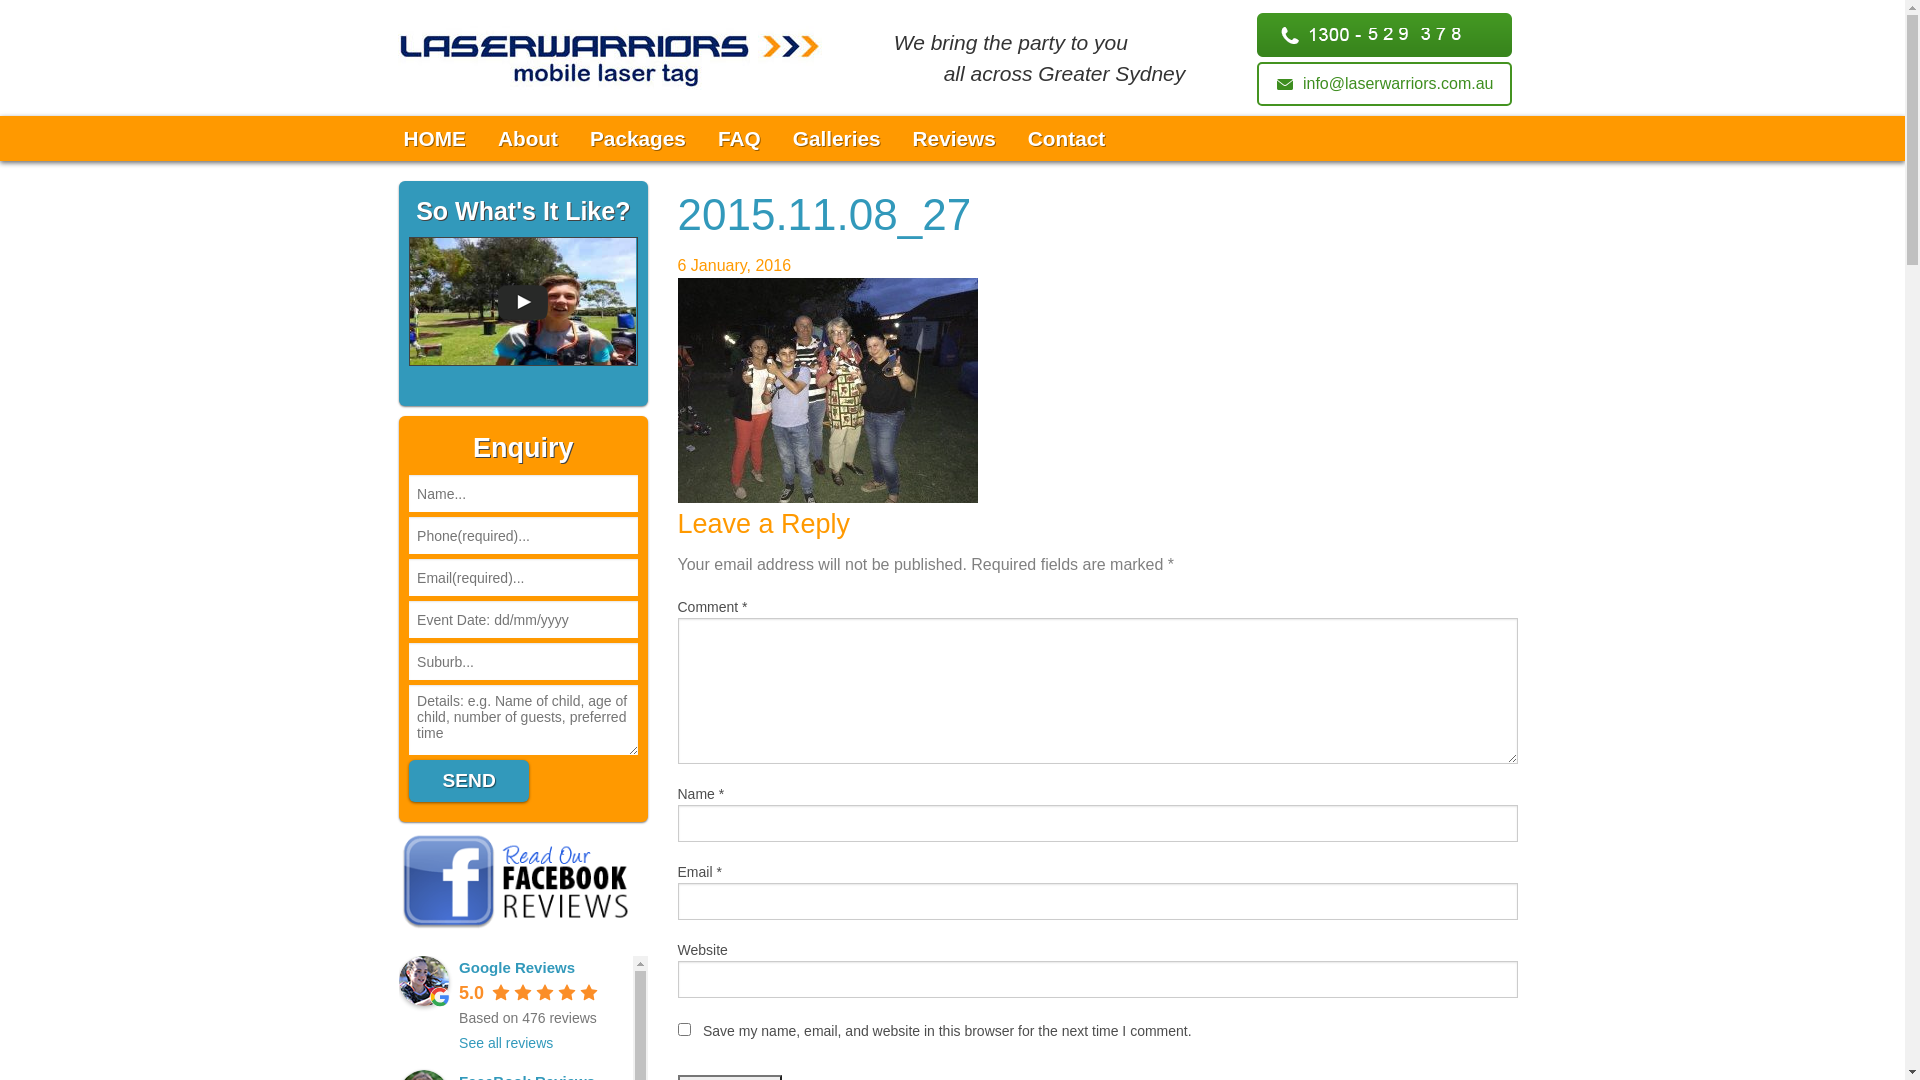  What do you see at coordinates (701, 137) in the screenshot?
I see `'FAQ'` at bounding box center [701, 137].